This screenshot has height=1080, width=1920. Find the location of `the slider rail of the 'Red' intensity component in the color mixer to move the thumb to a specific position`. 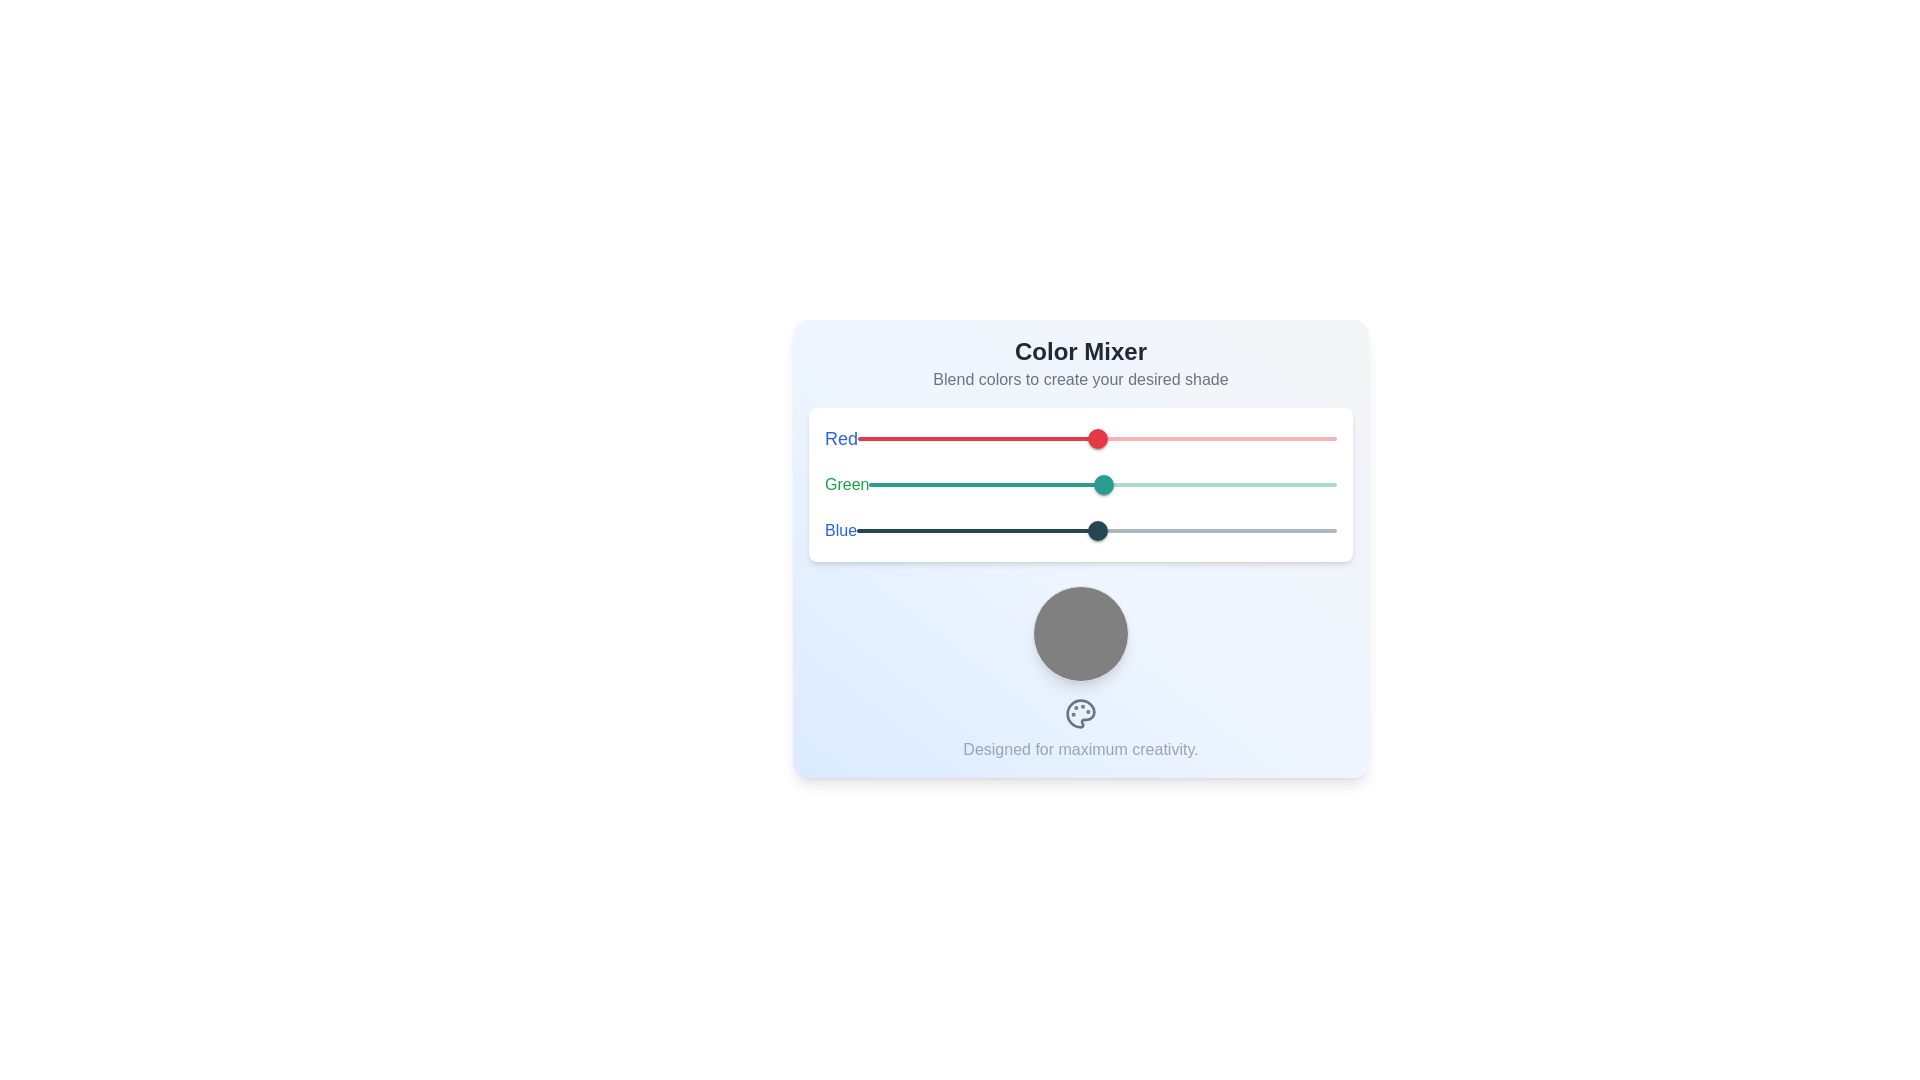

the slider rail of the 'Red' intensity component in the color mixer to move the thumb to a specific position is located at coordinates (1096, 438).